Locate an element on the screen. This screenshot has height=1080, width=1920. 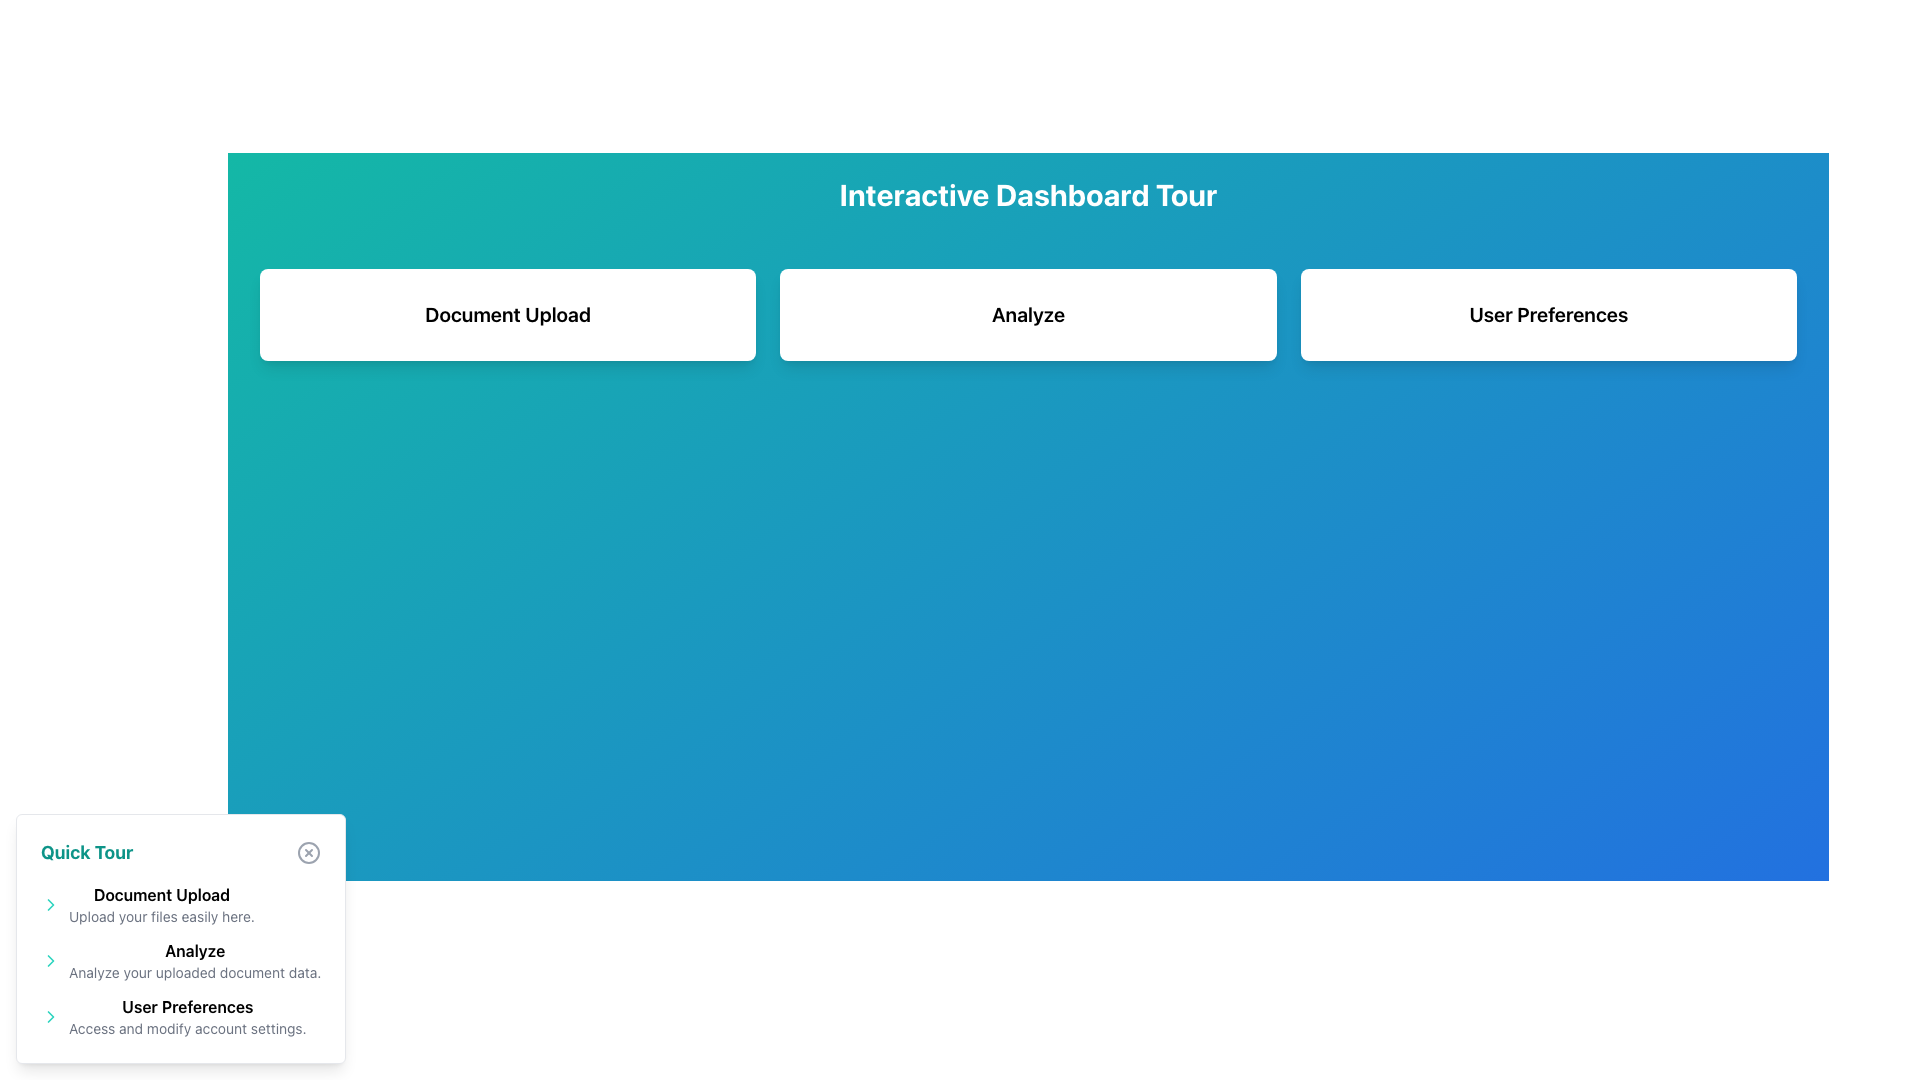
the circular gray button with a central cross mark located to the right of the 'Quick Tour' section header is located at coordinates (308, 852).